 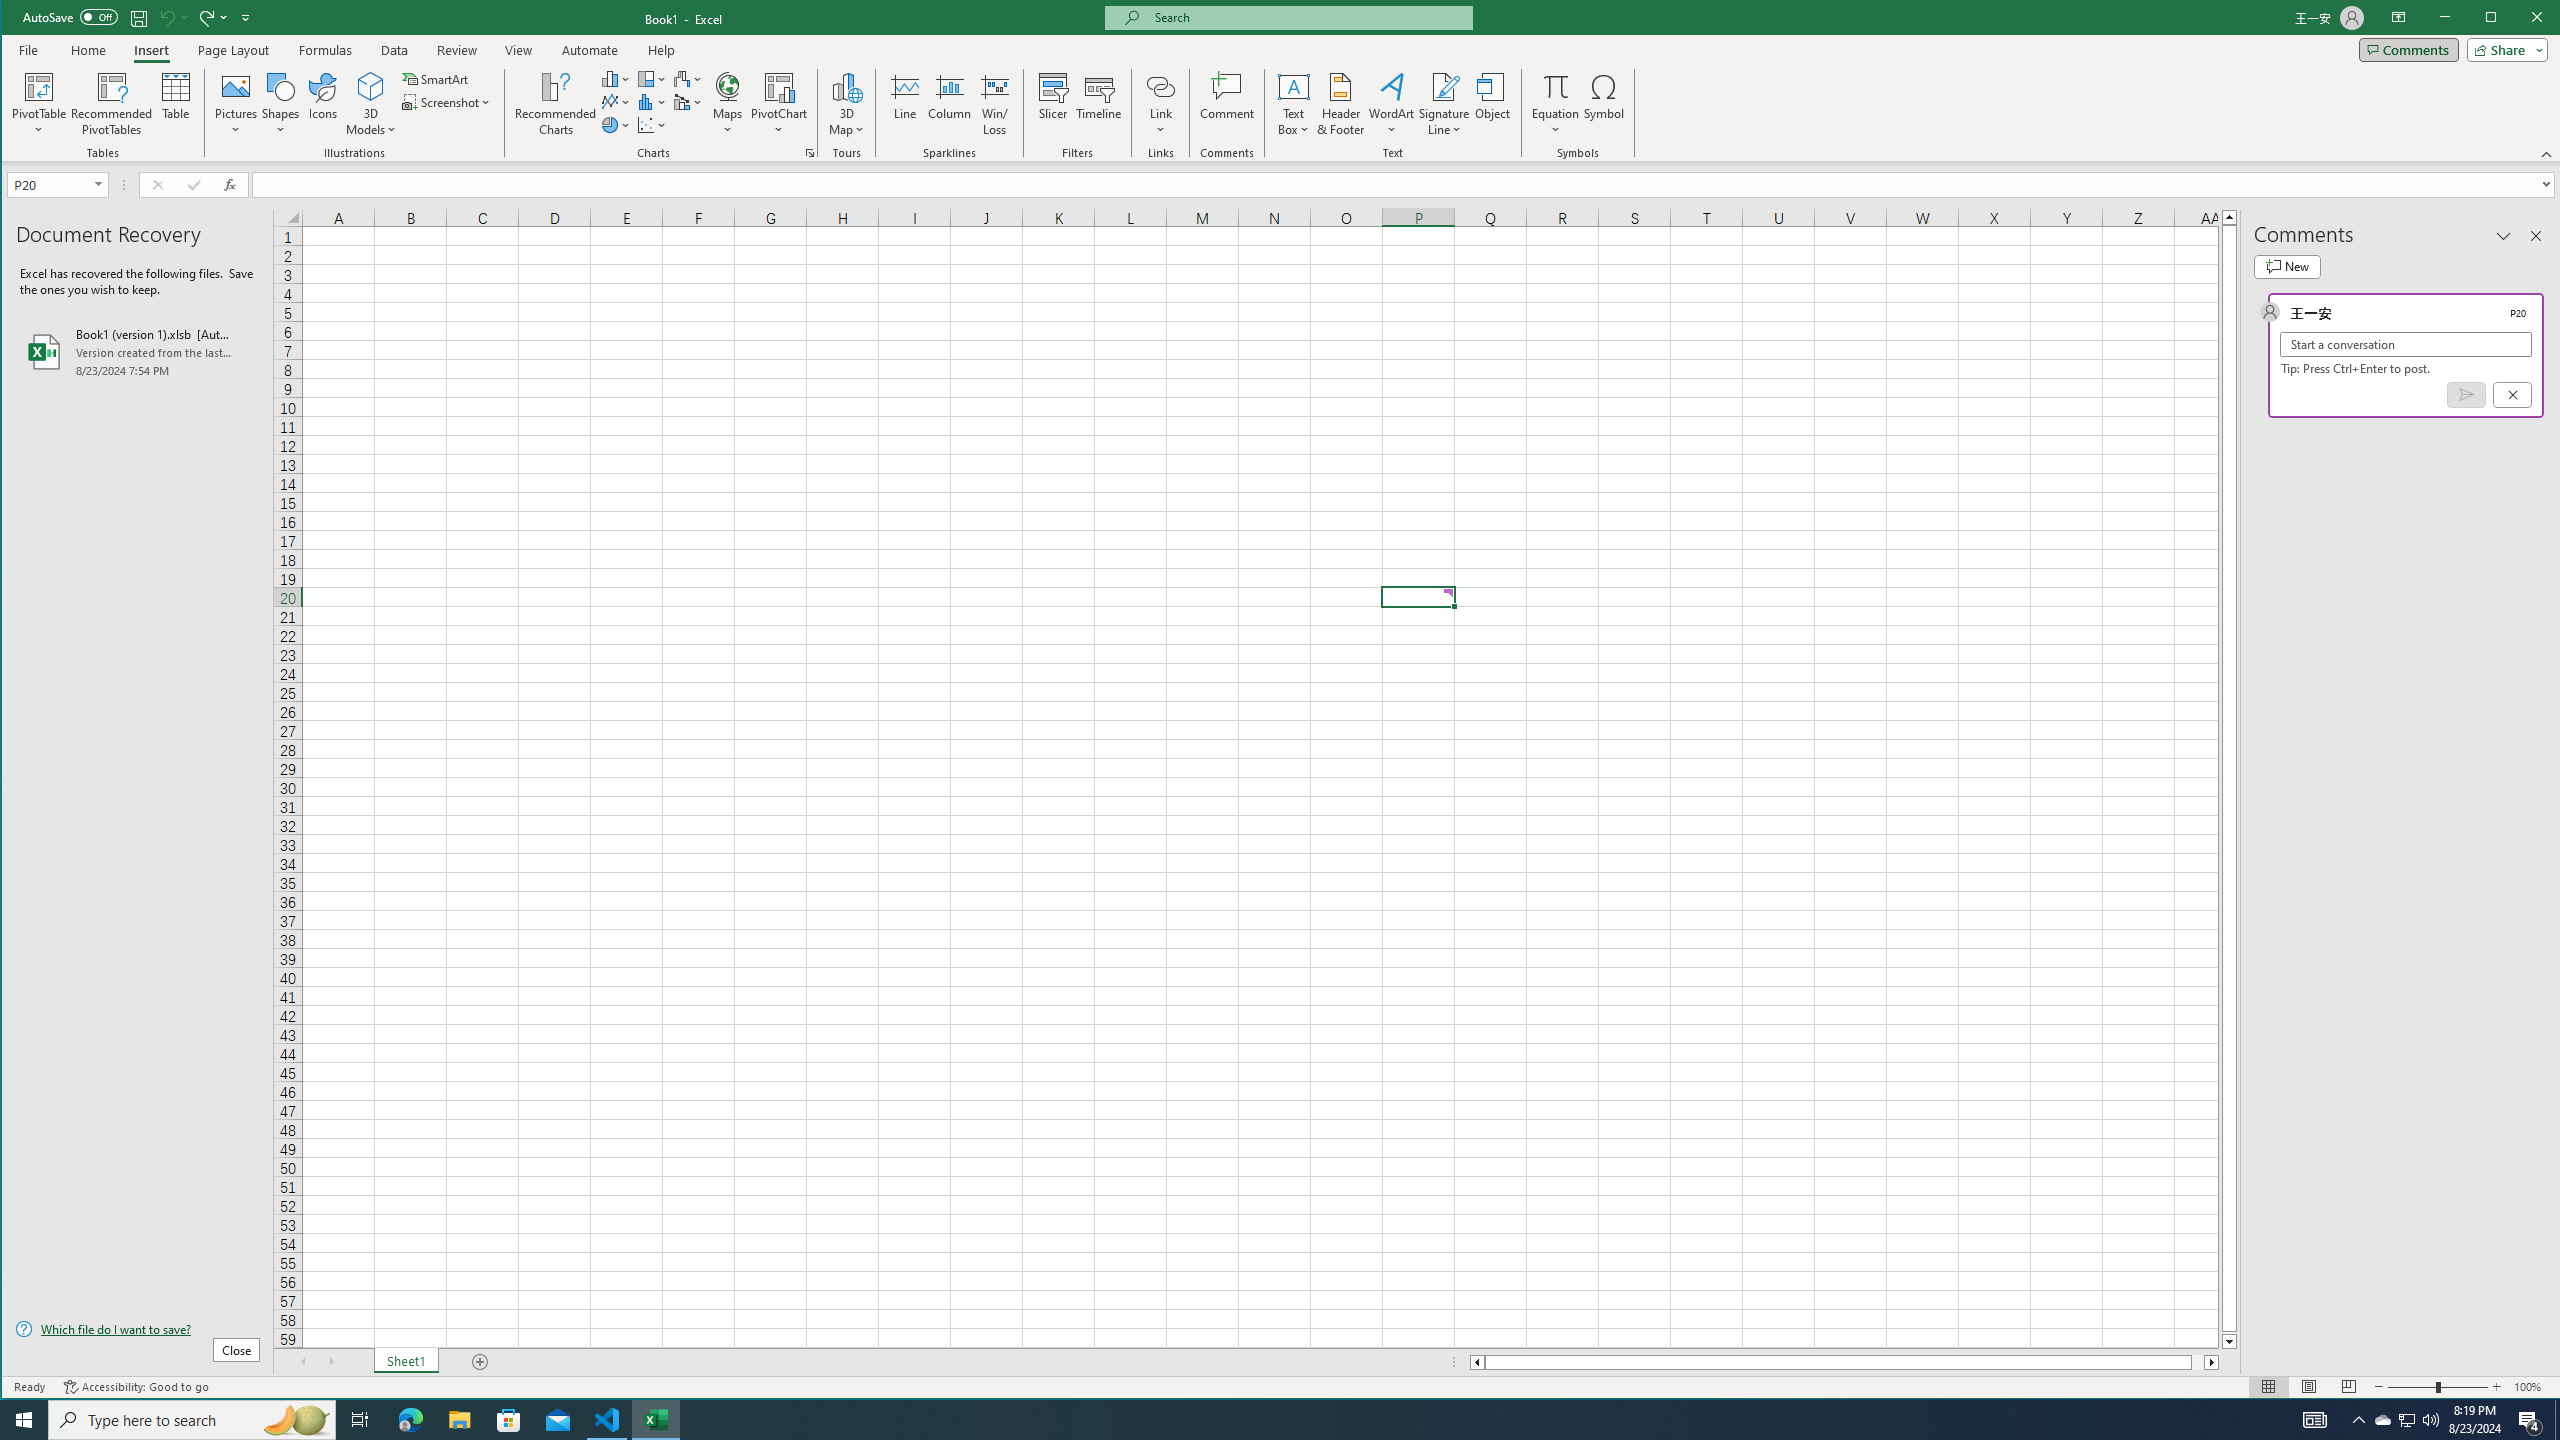 I want to click on 'Save', so click(x=138, y=16).